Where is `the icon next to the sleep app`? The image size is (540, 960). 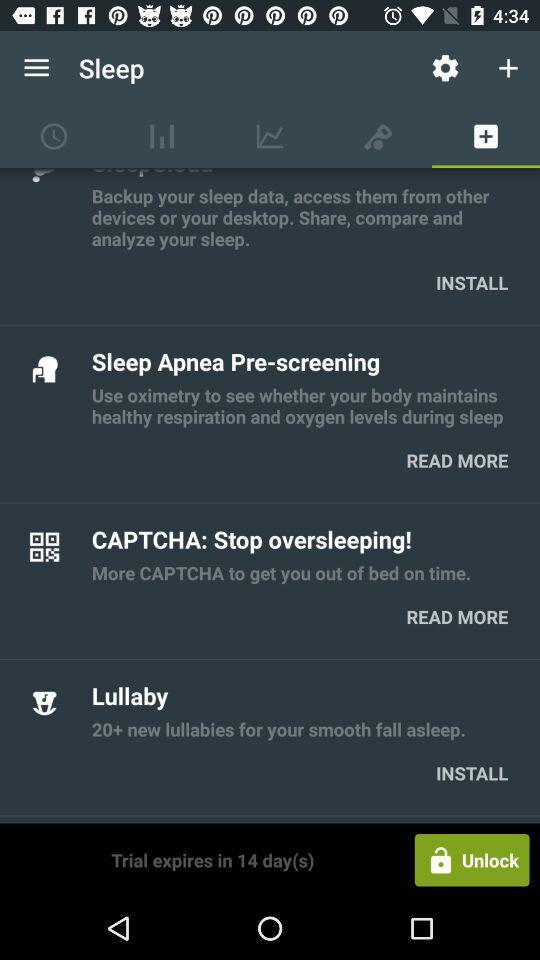
the icon next to the sleep app is located at coordinates (445, 68).